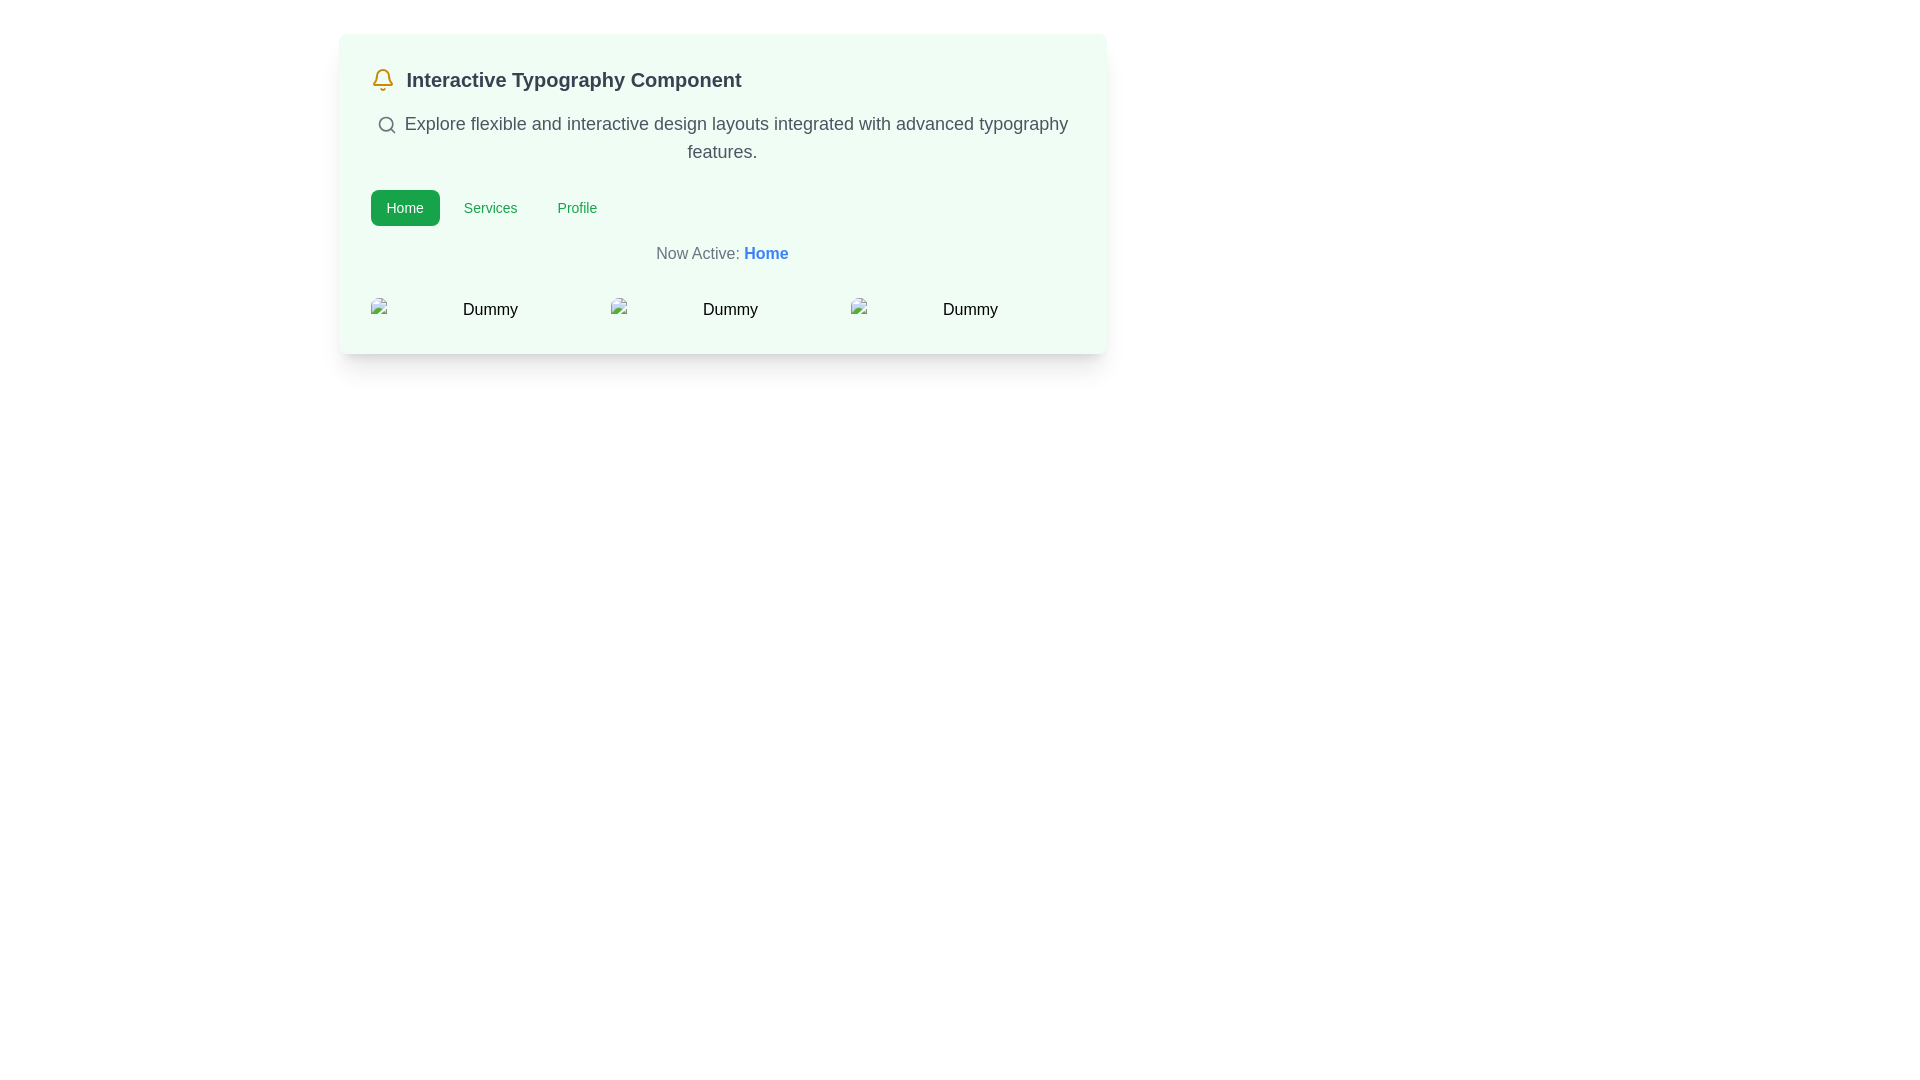 This screenshot has height=1080, width=1920. I want to click on the 'Home' text label indicating the current active section in the interface, so click(765, 252).